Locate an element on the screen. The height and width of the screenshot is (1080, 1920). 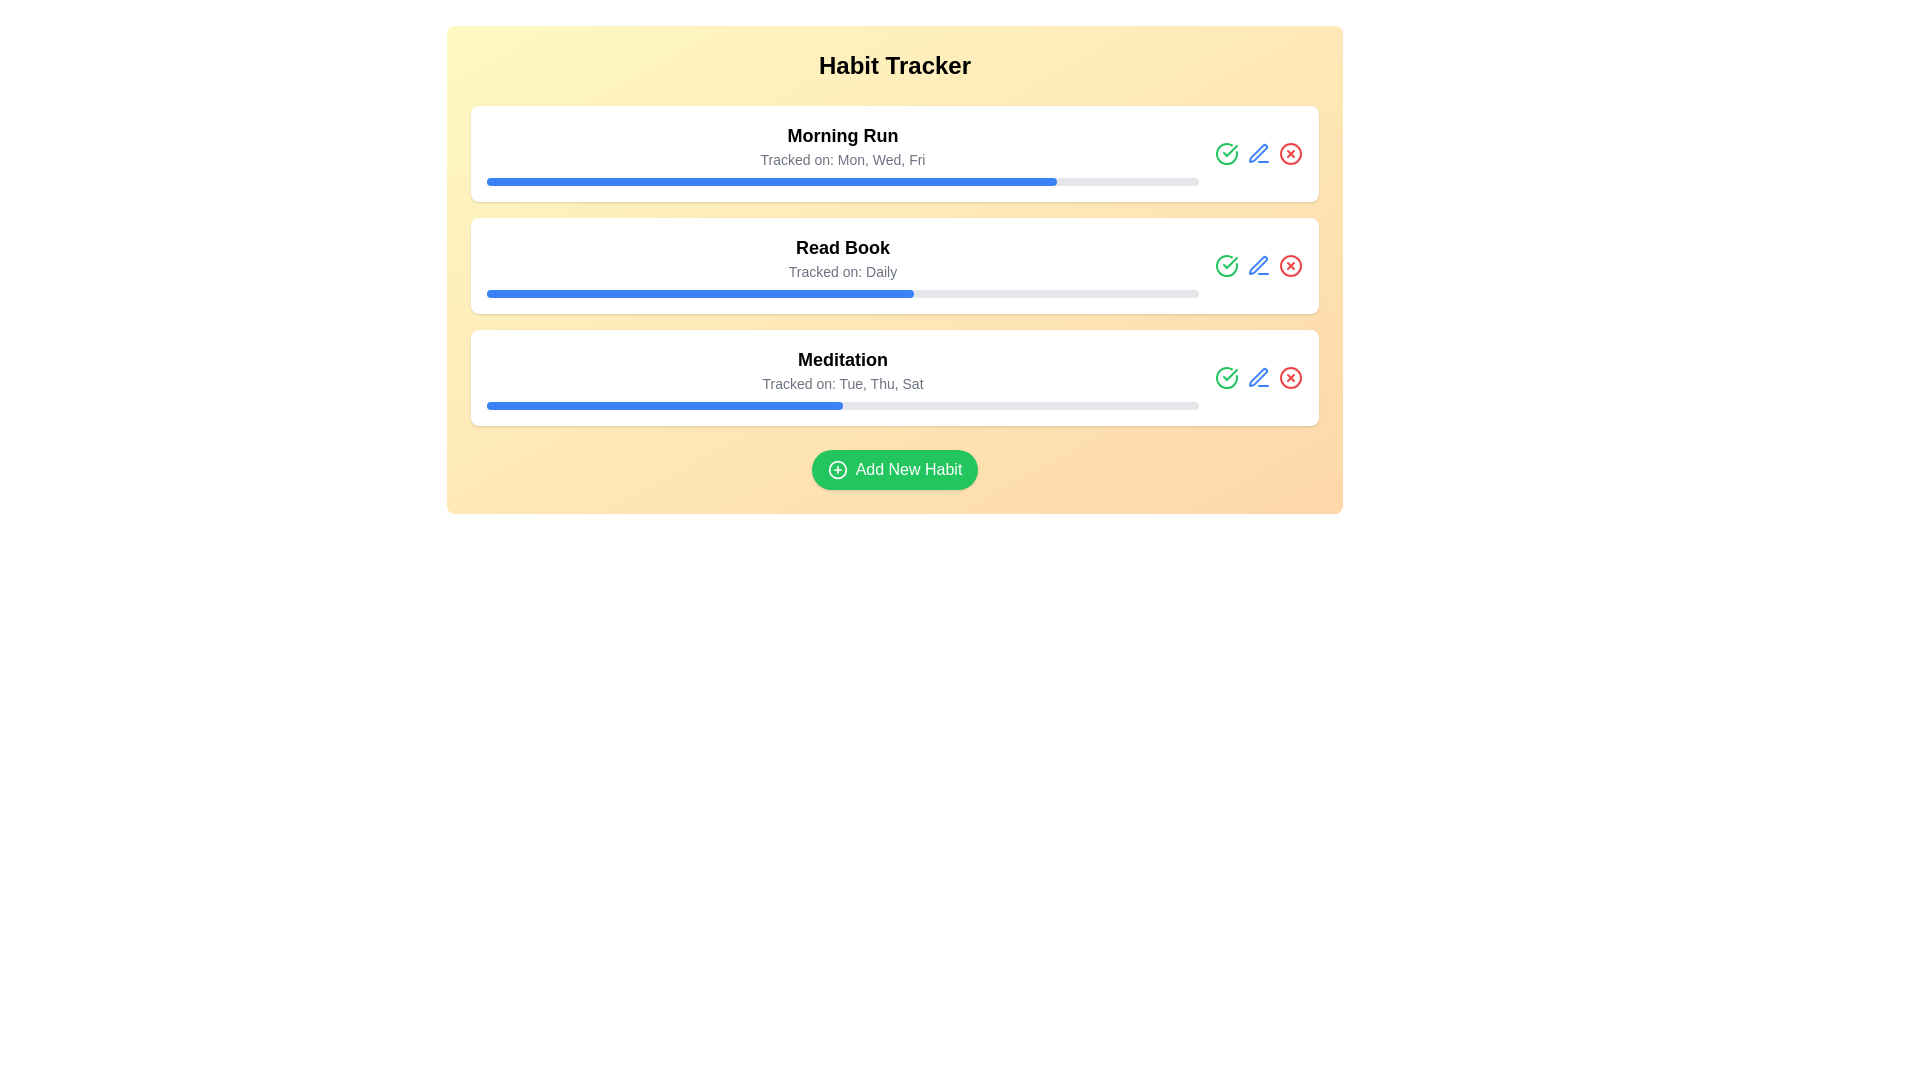
the progress bar is located at coordinates (887, 293).